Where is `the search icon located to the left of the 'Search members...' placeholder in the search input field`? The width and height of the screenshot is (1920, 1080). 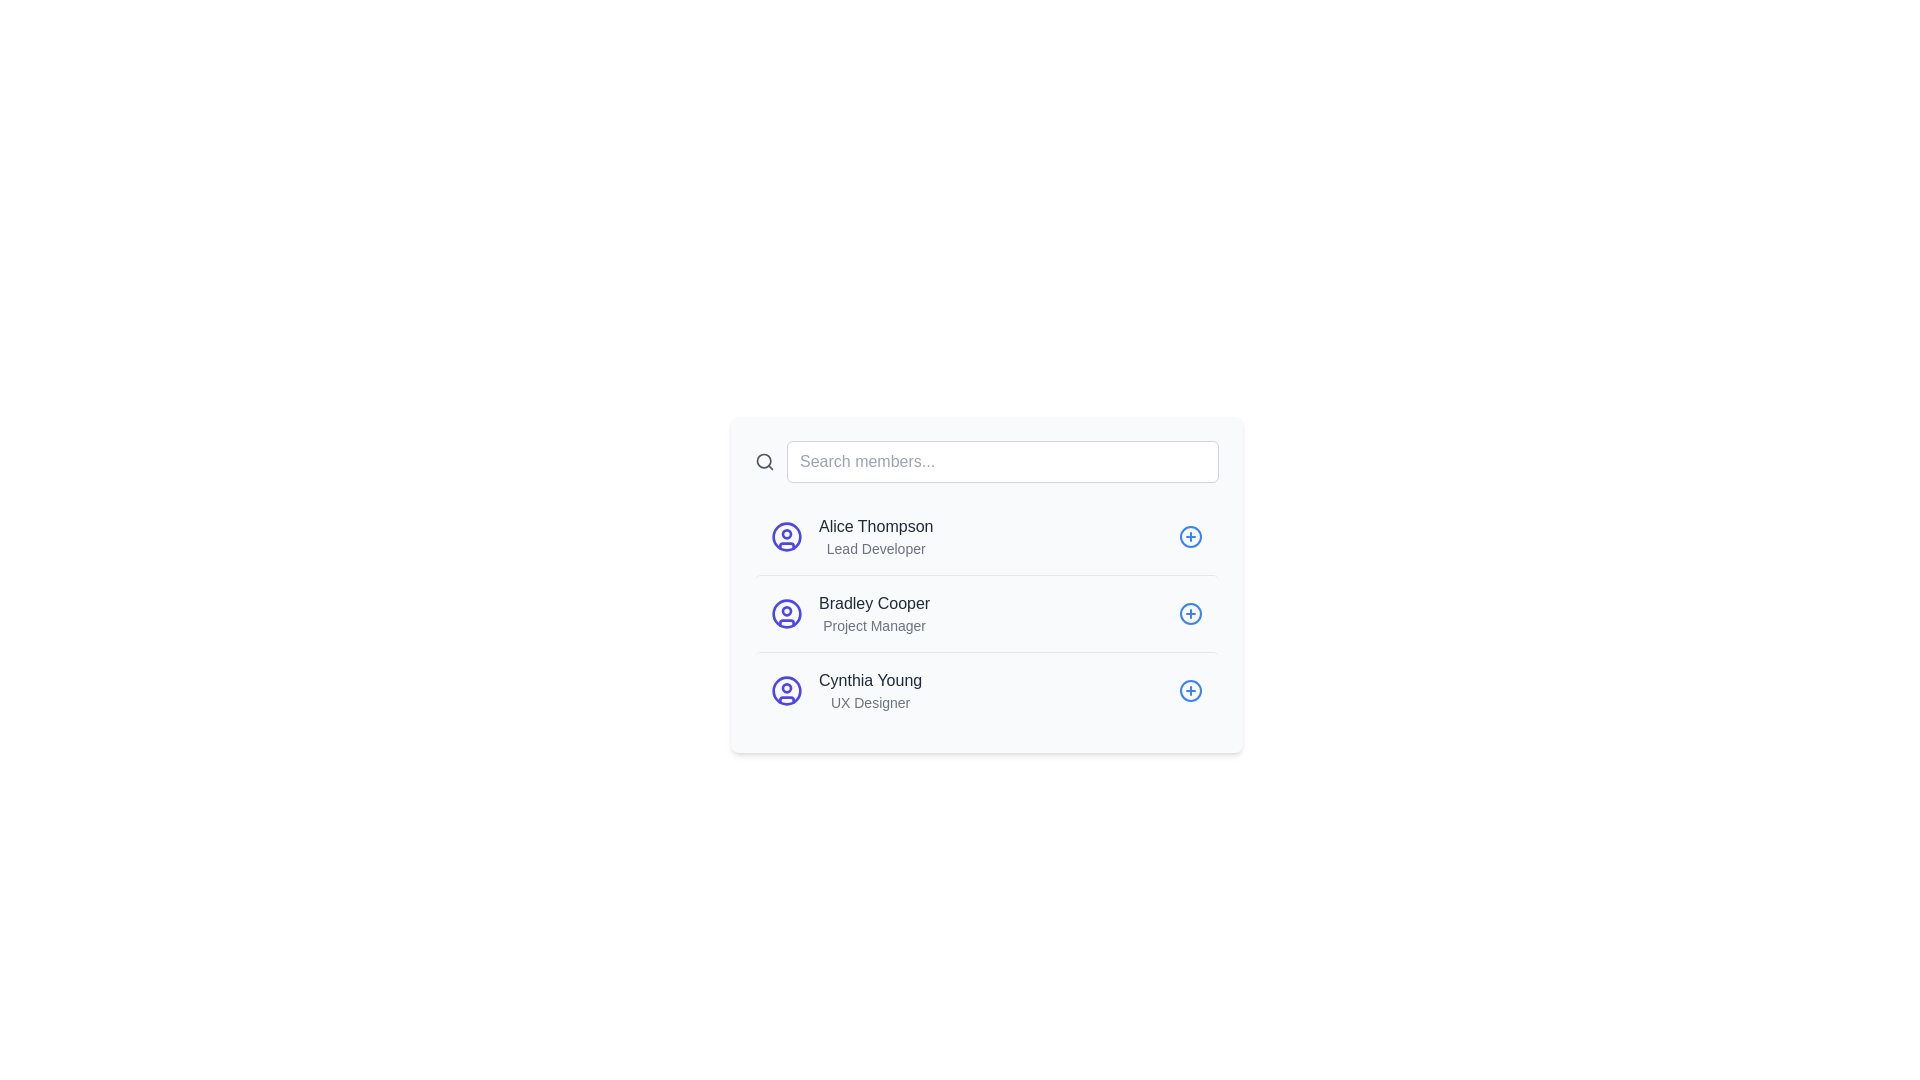
the search icon located to the left of the 'Search members...' placeholder in the search input field is located at coordinates (763, 462).